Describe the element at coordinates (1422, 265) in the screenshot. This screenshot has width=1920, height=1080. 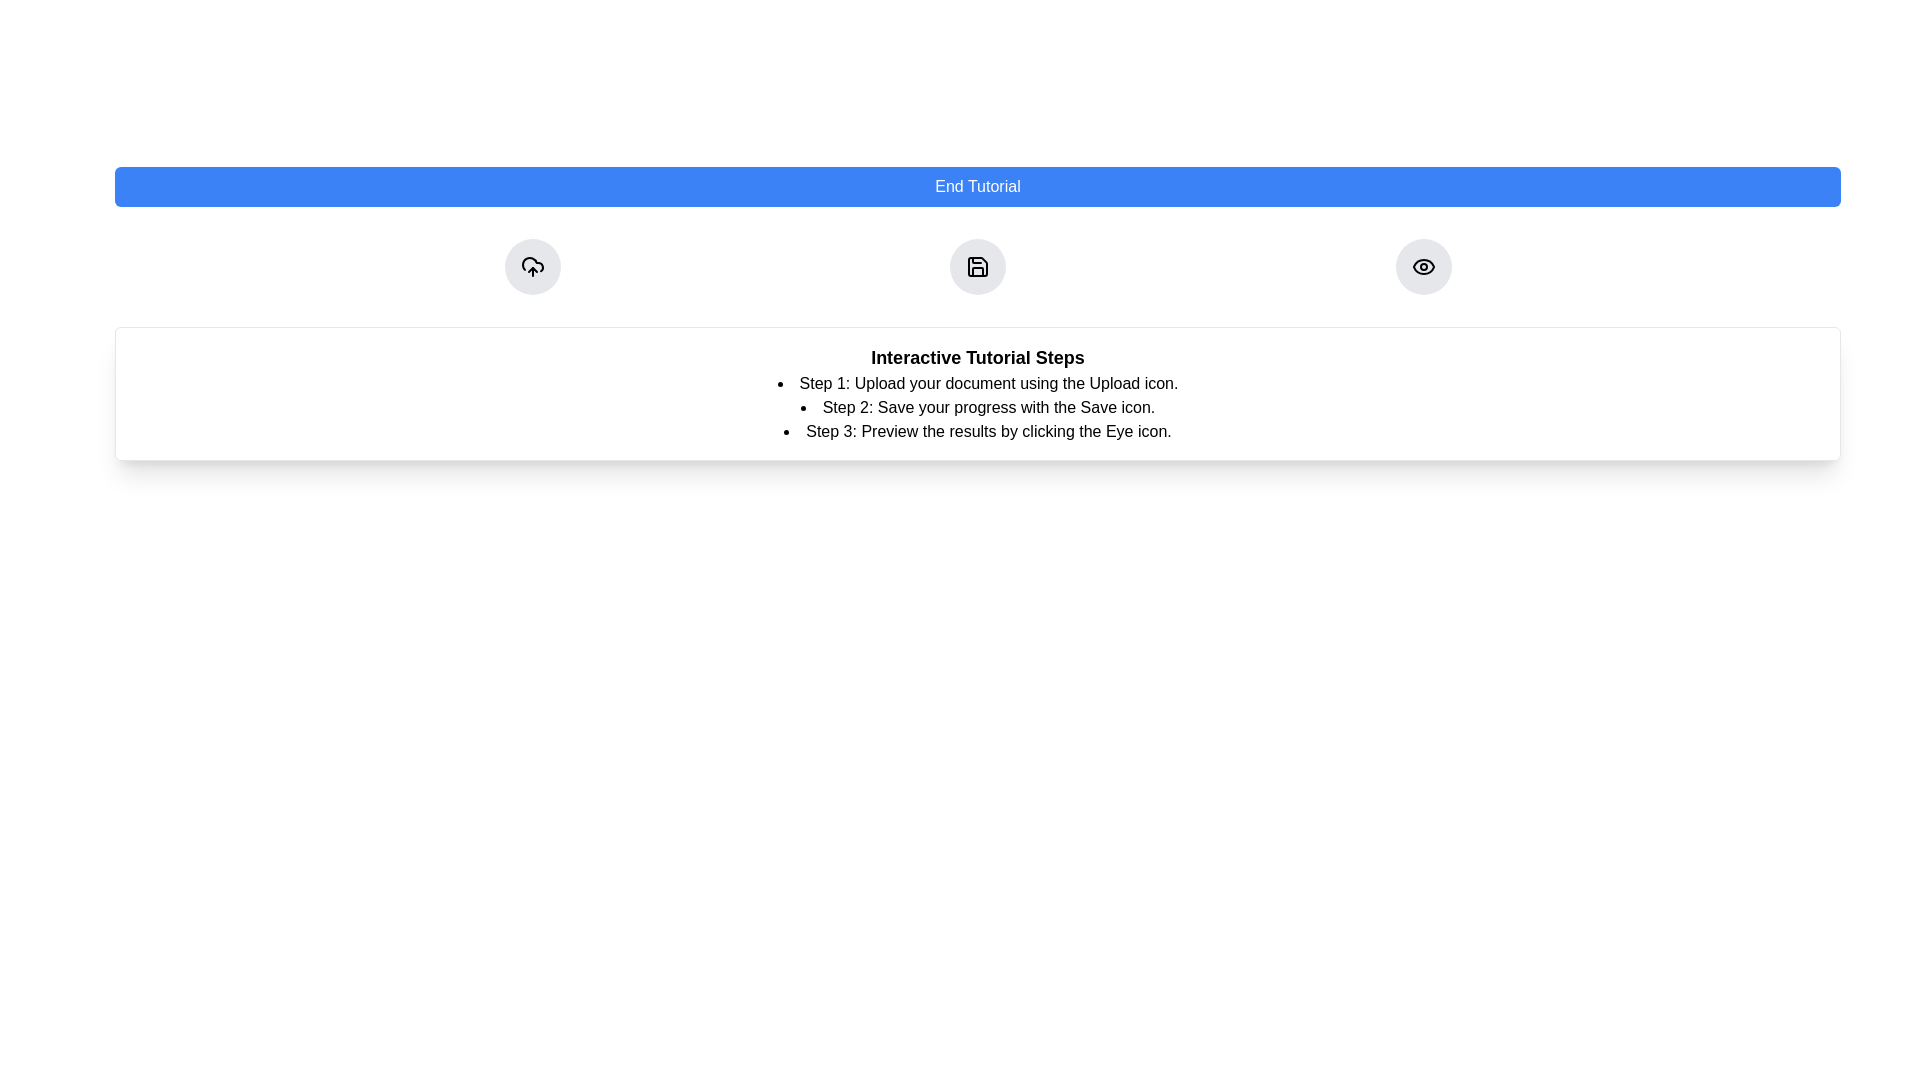
I see `the preview button icon located in the middle row of the interface` at that location.